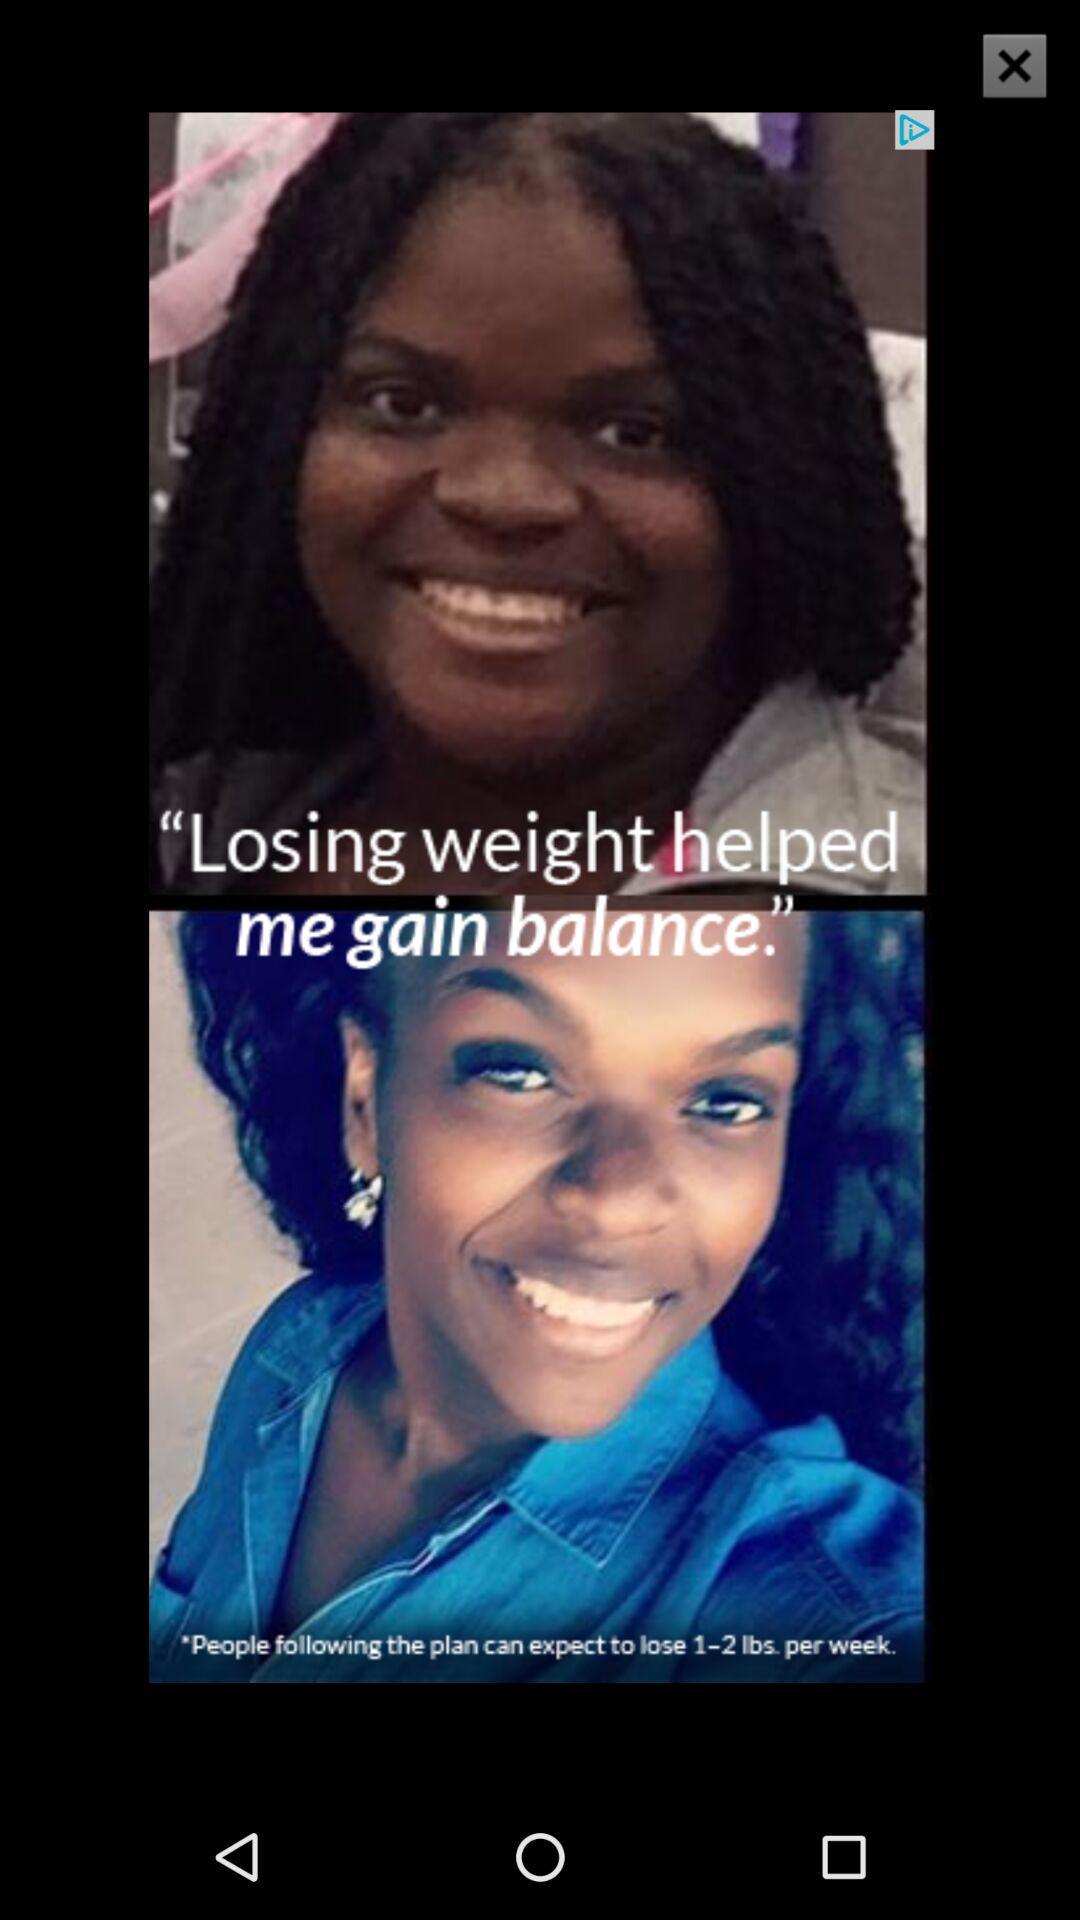  Describe the element at coordinates (1014, 70) in the screenshot. I see `the close icon` at that location.